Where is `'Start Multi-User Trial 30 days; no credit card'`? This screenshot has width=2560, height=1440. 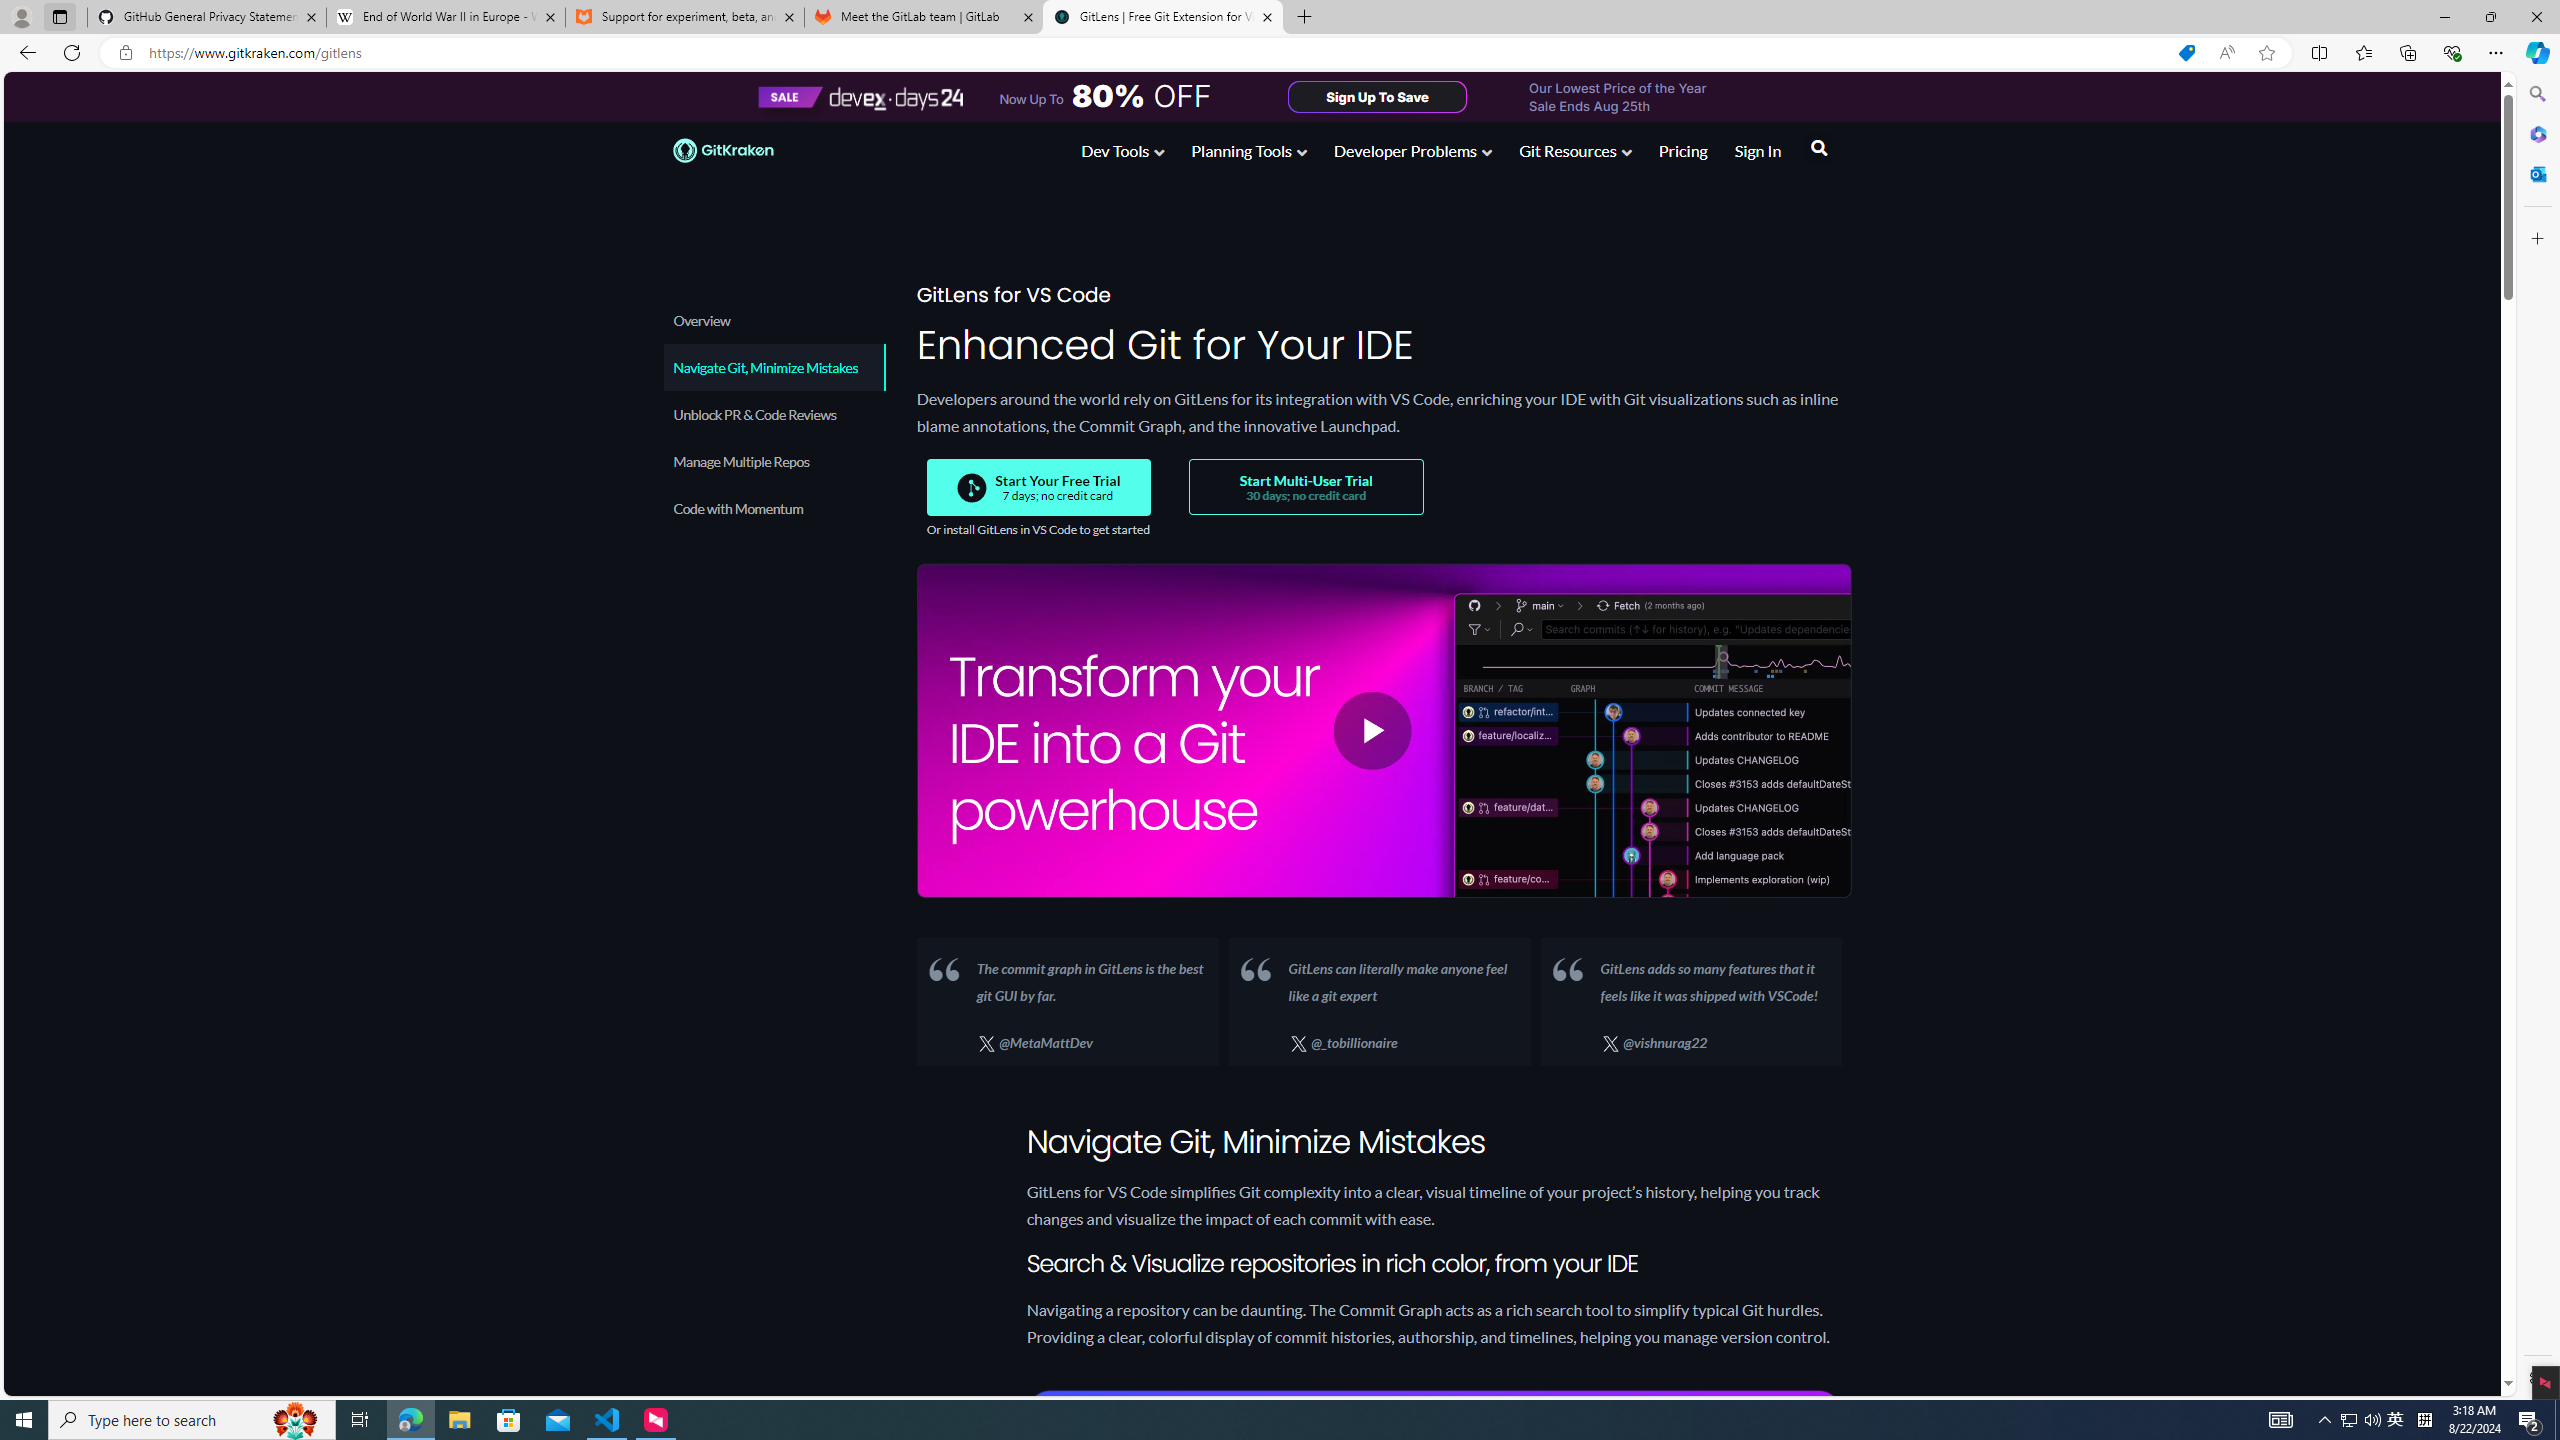 'Start Multi-User Trial 30 days; no credit card' is located at coordinates (1304, 486).